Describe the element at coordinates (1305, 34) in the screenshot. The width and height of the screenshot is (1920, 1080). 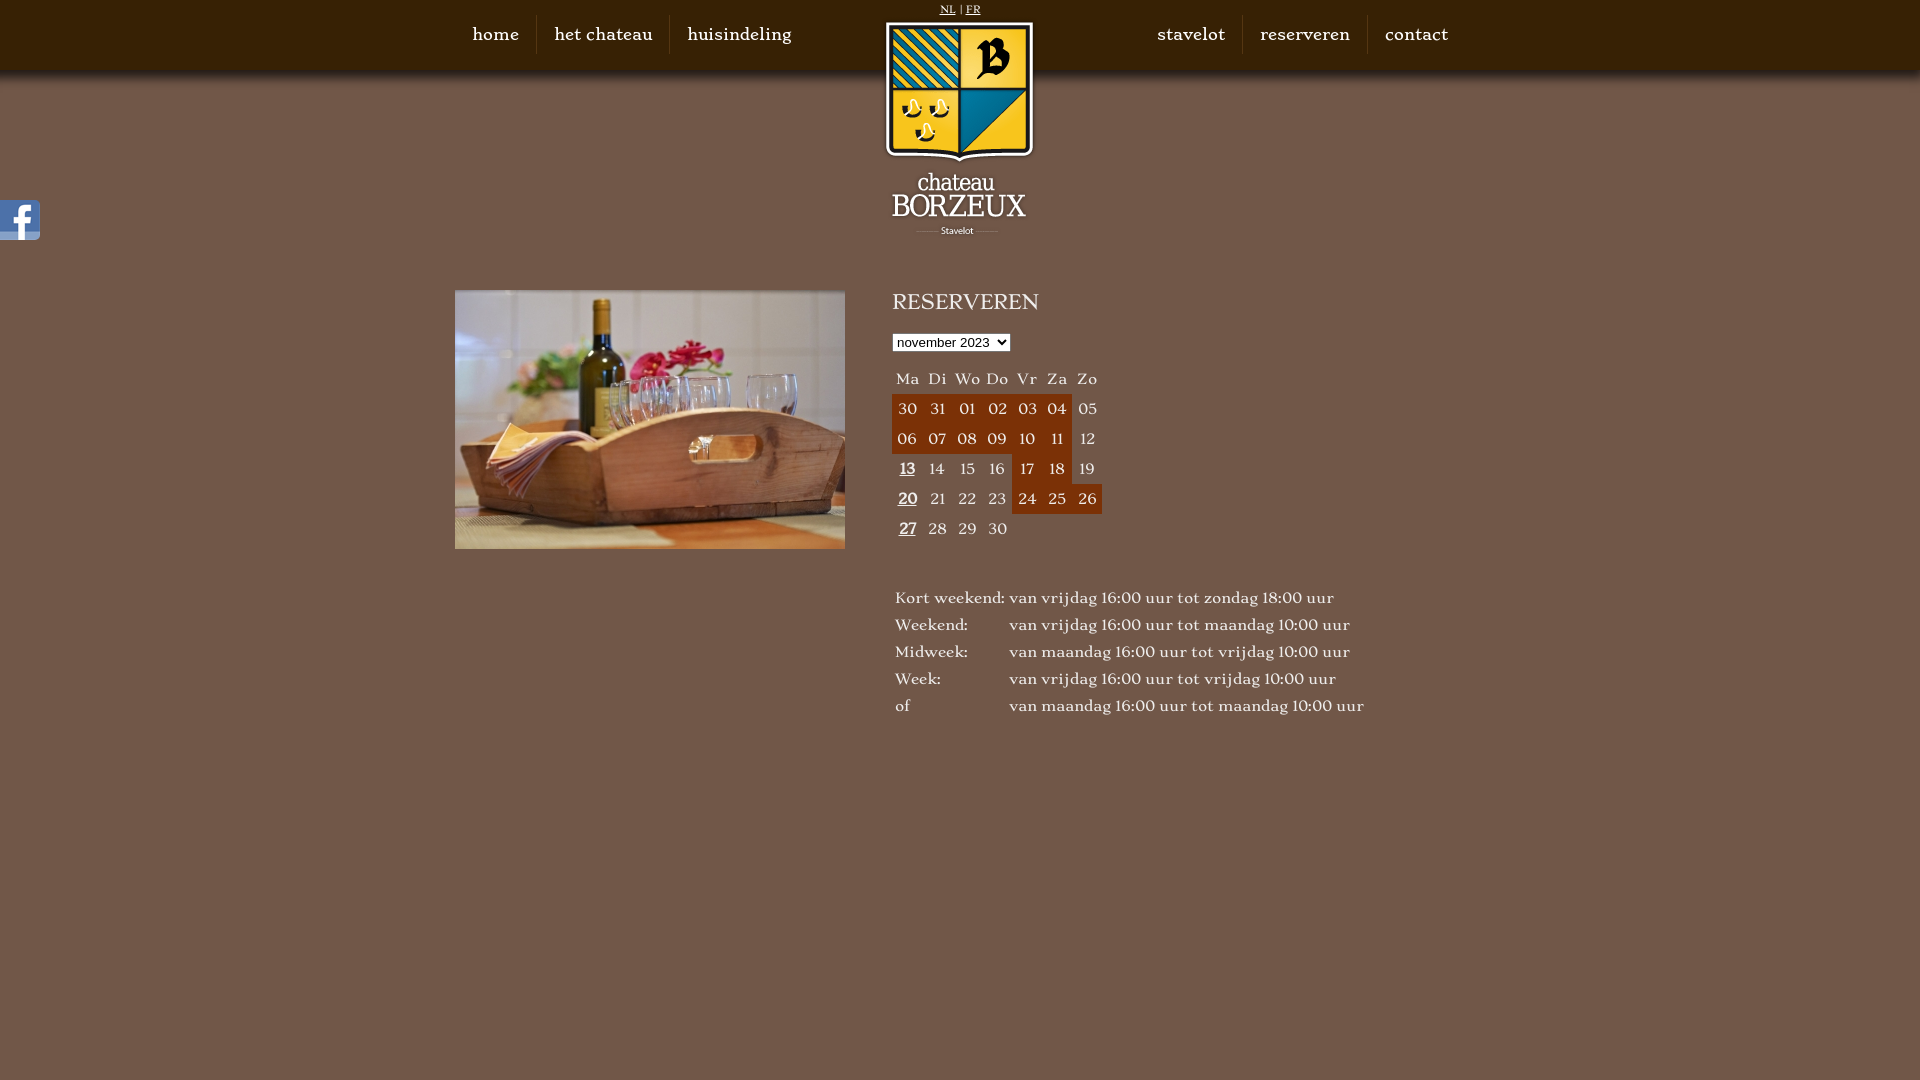
I see `'reserveren'` at that location.